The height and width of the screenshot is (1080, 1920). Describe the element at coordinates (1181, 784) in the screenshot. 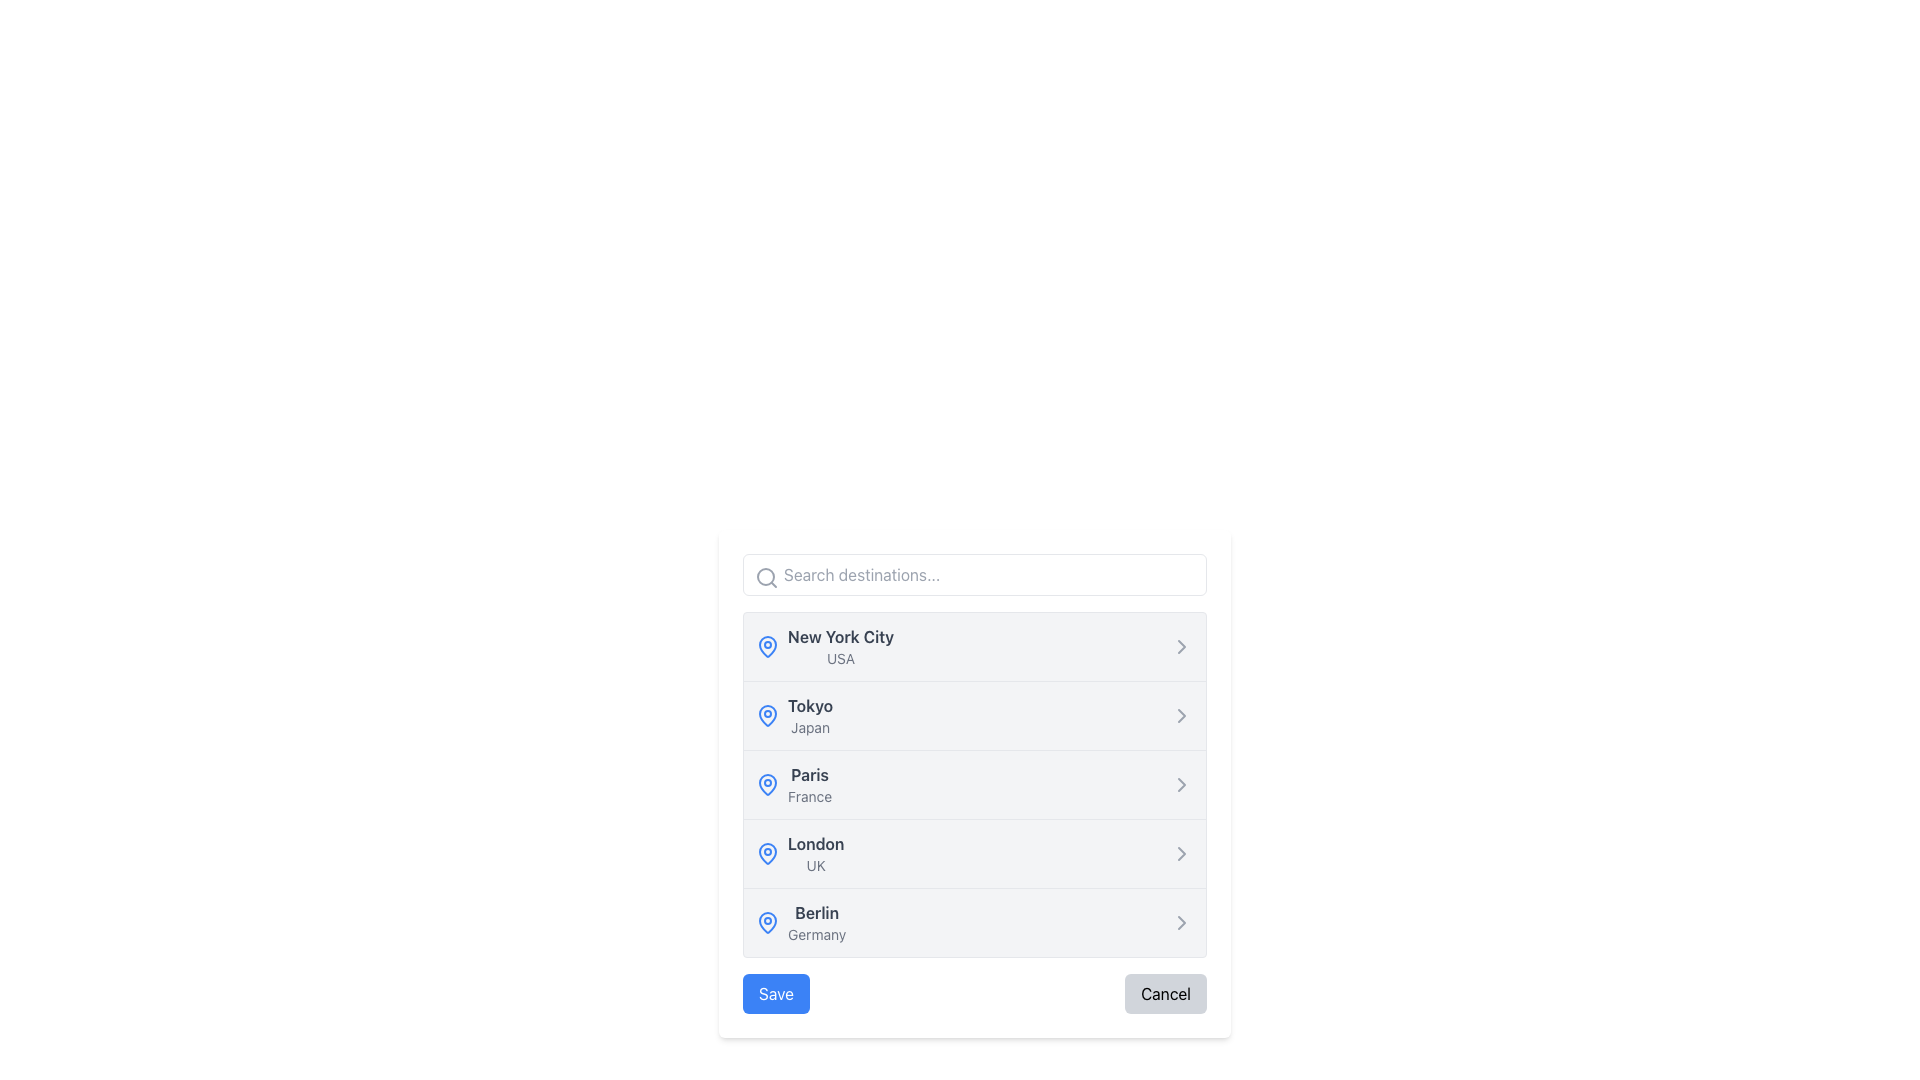

I see `the navigational icon located to the right of the text 'Paris' and 'France' in the third list item` at that location.